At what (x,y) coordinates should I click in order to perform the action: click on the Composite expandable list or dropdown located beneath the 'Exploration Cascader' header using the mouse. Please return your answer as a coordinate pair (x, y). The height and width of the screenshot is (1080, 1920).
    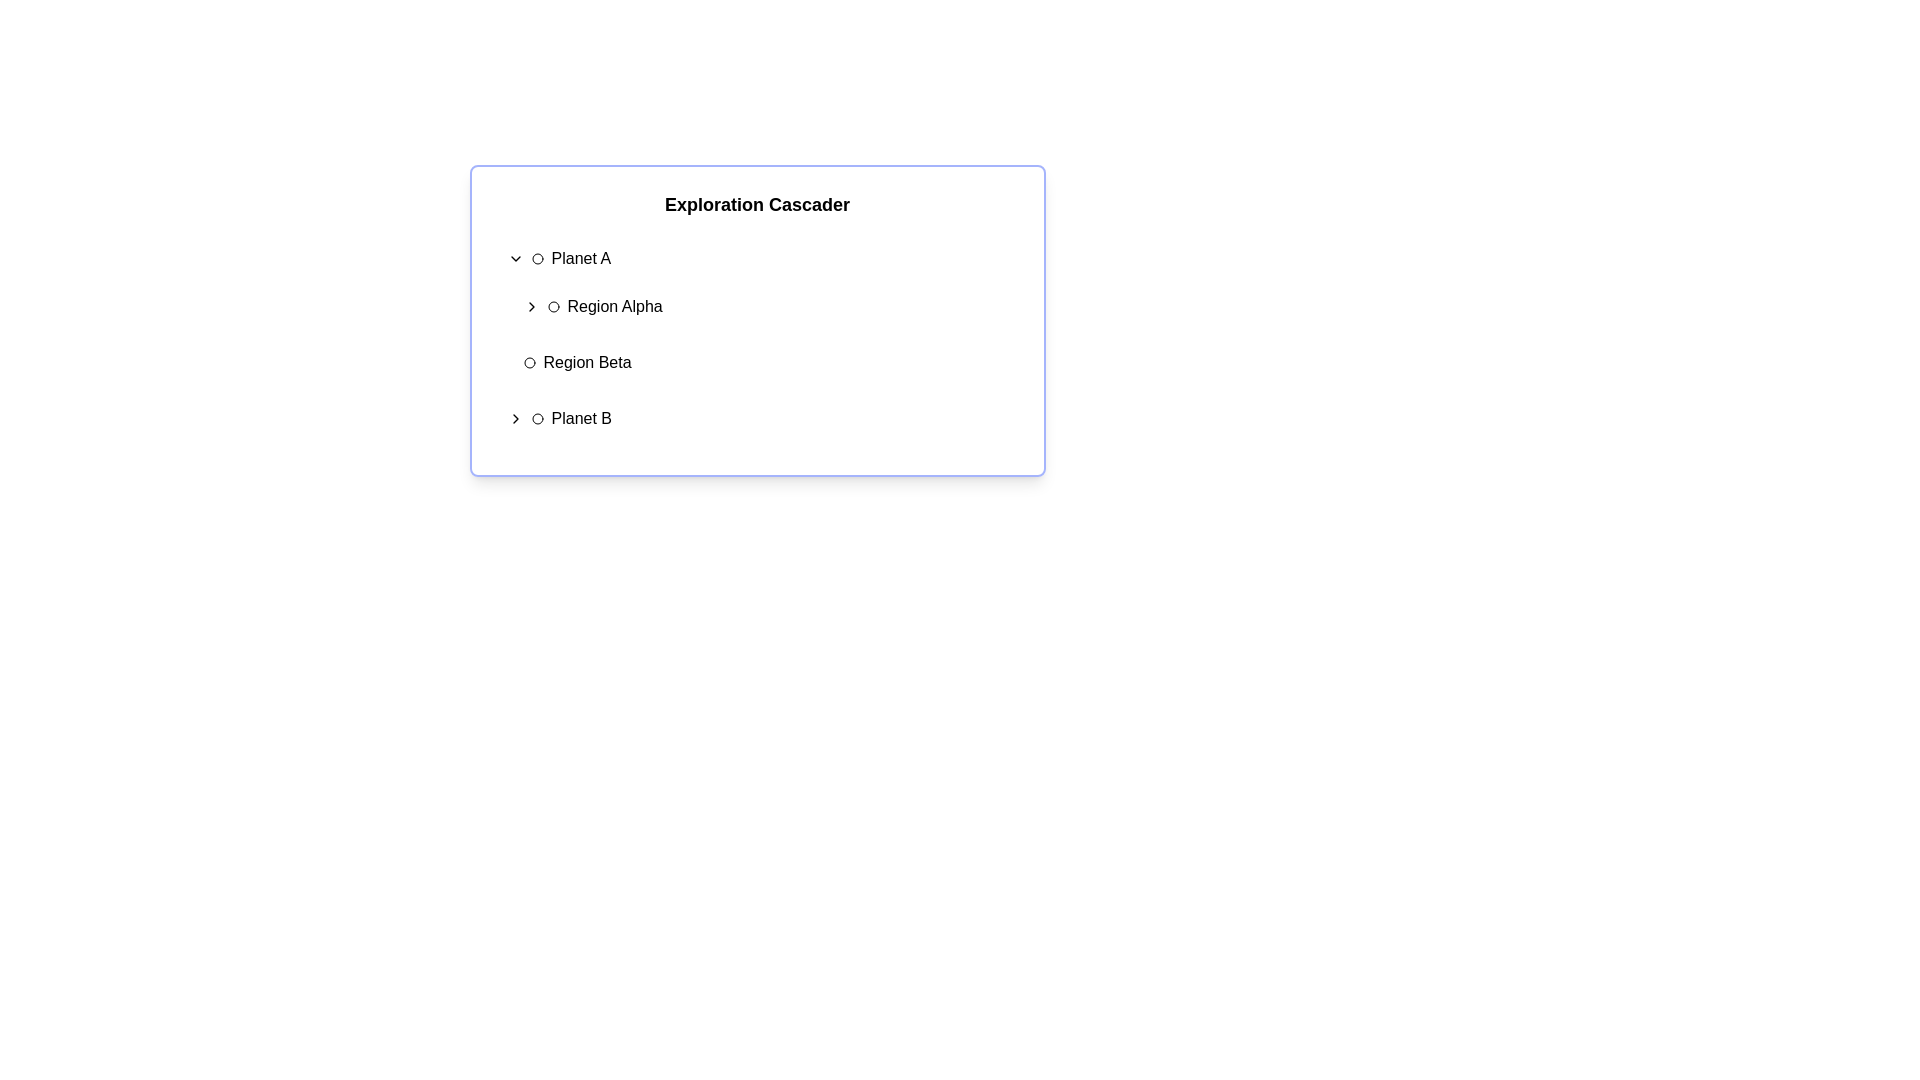
    Looking at the image, I should click on (756, 338).